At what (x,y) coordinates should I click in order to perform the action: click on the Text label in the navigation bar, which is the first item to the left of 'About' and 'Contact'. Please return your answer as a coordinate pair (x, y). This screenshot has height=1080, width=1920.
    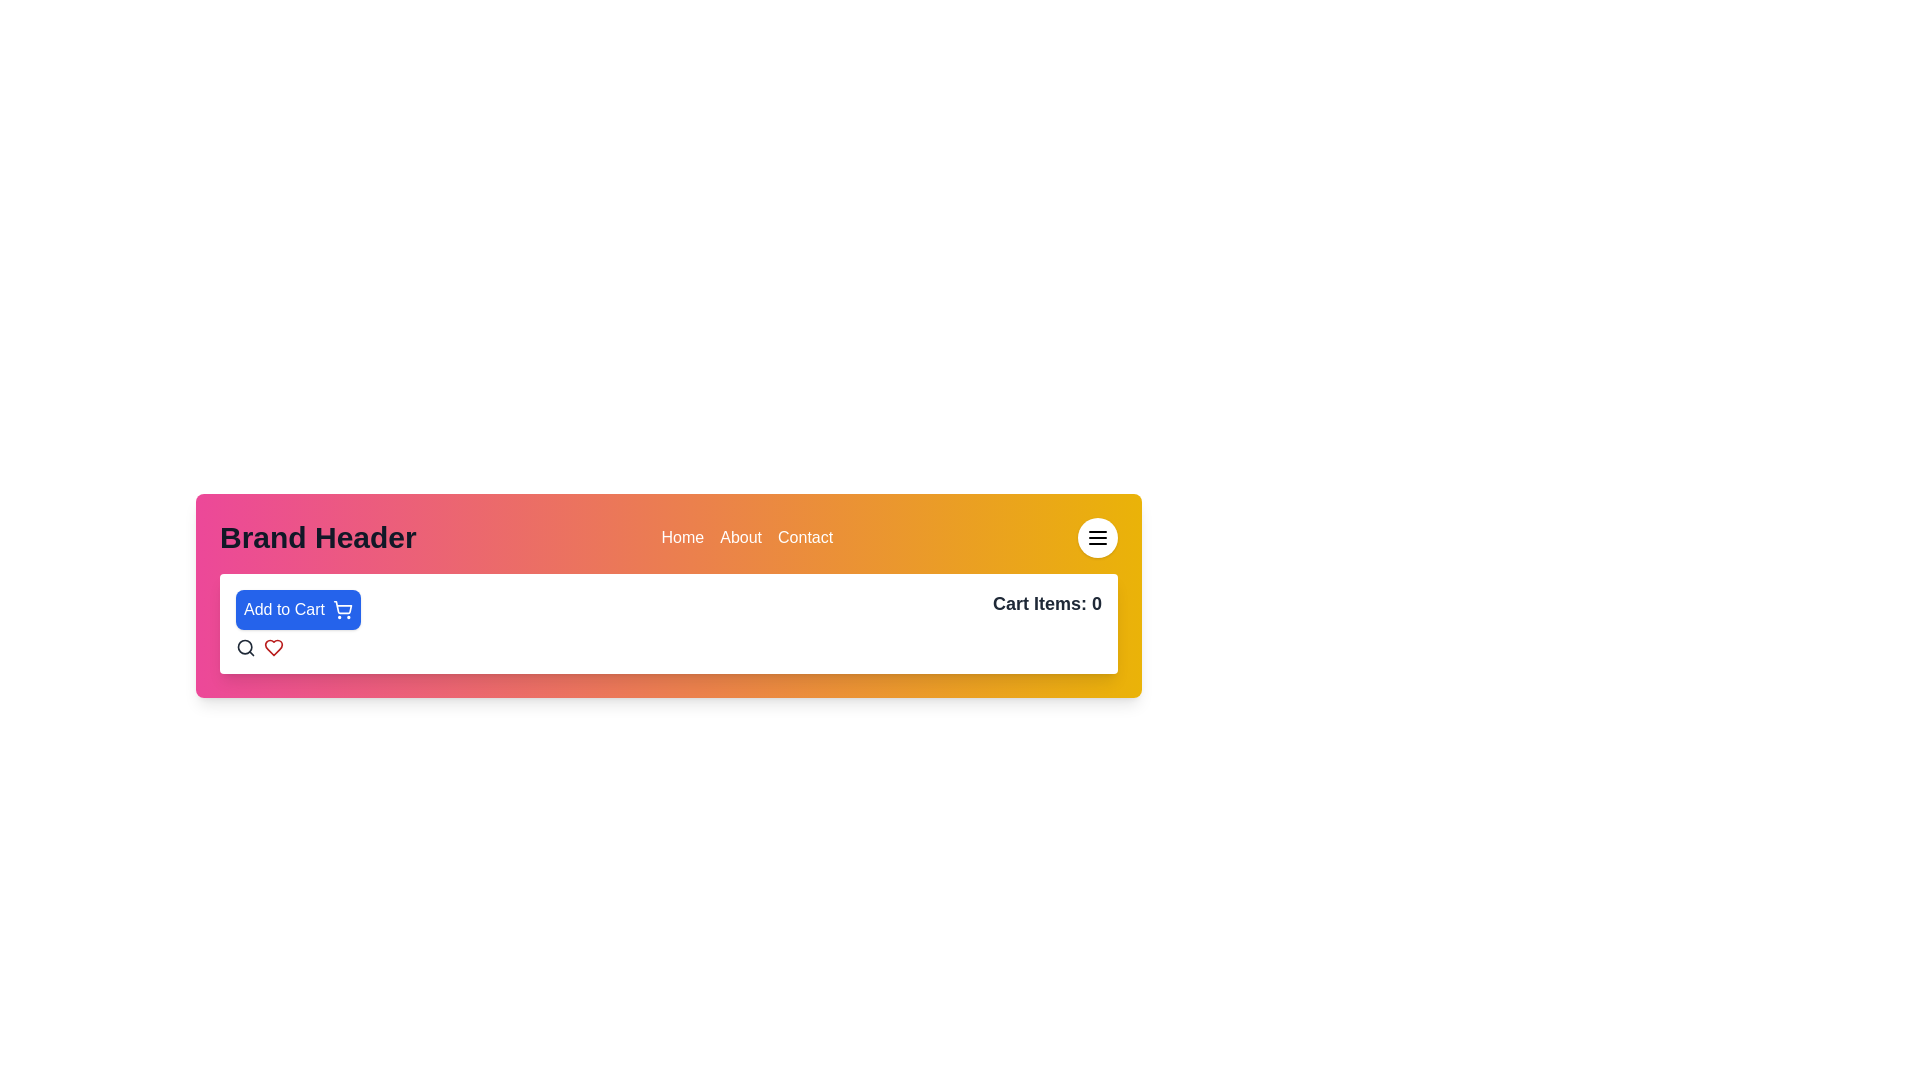
    Looking at the image, I should click on (682, 536).